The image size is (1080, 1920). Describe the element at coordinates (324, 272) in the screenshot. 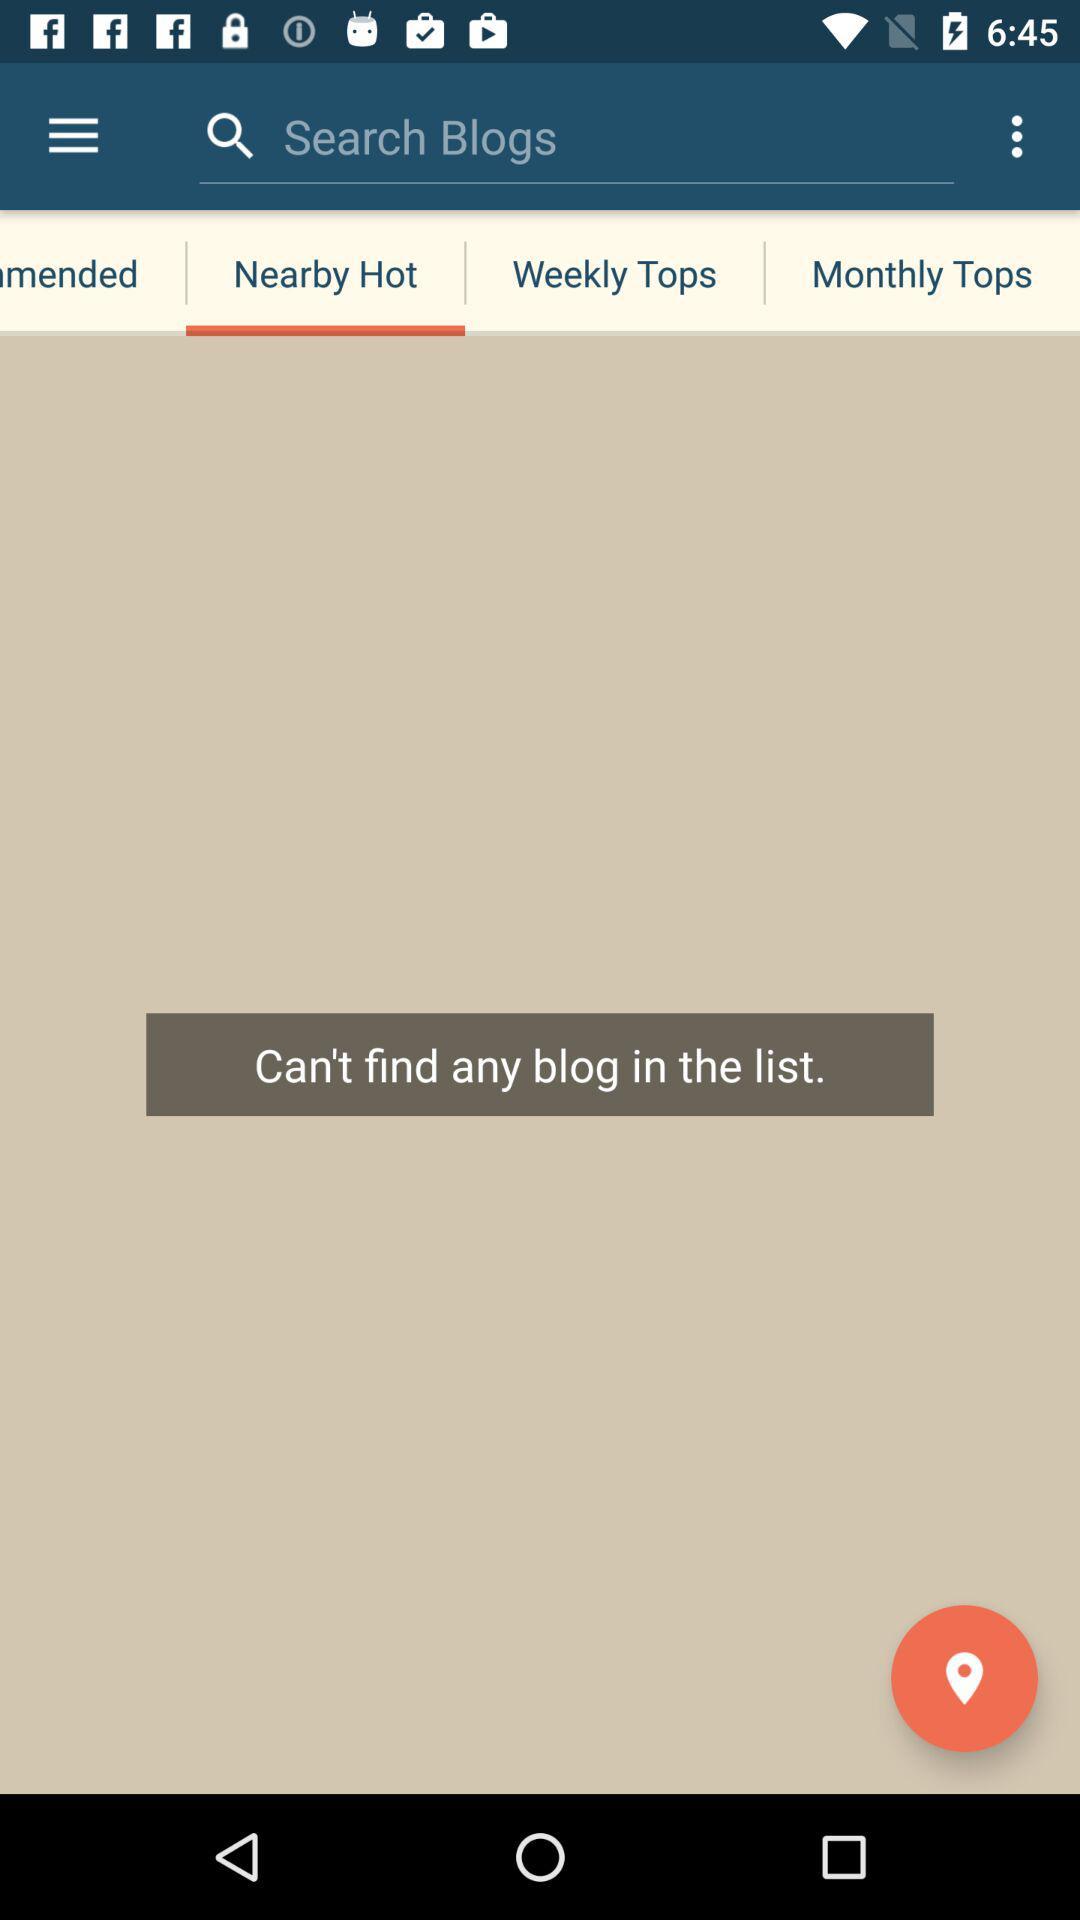

I see `item below search blogs item` at that location.